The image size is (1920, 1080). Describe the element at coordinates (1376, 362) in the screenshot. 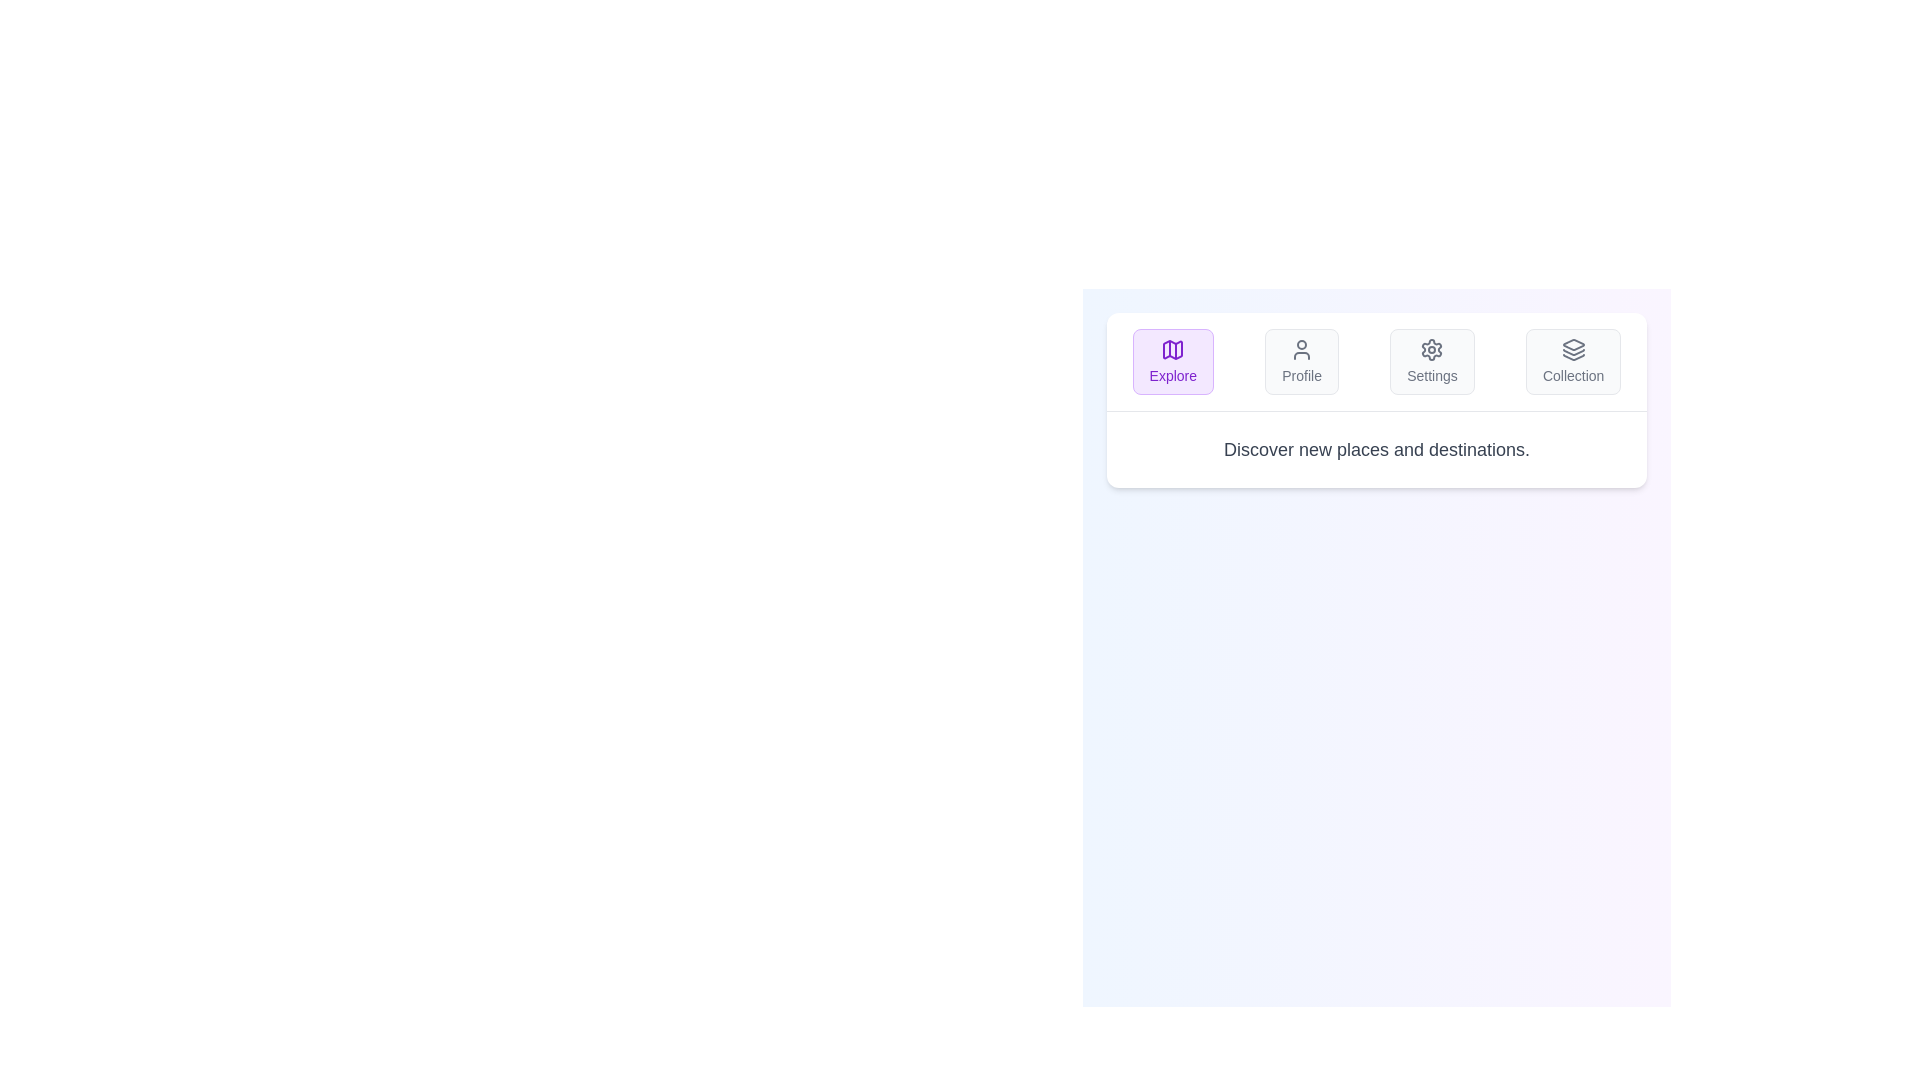

I see `the 'Settings' button in the horizontal navigation menu located near the top of the centered card` at that location.